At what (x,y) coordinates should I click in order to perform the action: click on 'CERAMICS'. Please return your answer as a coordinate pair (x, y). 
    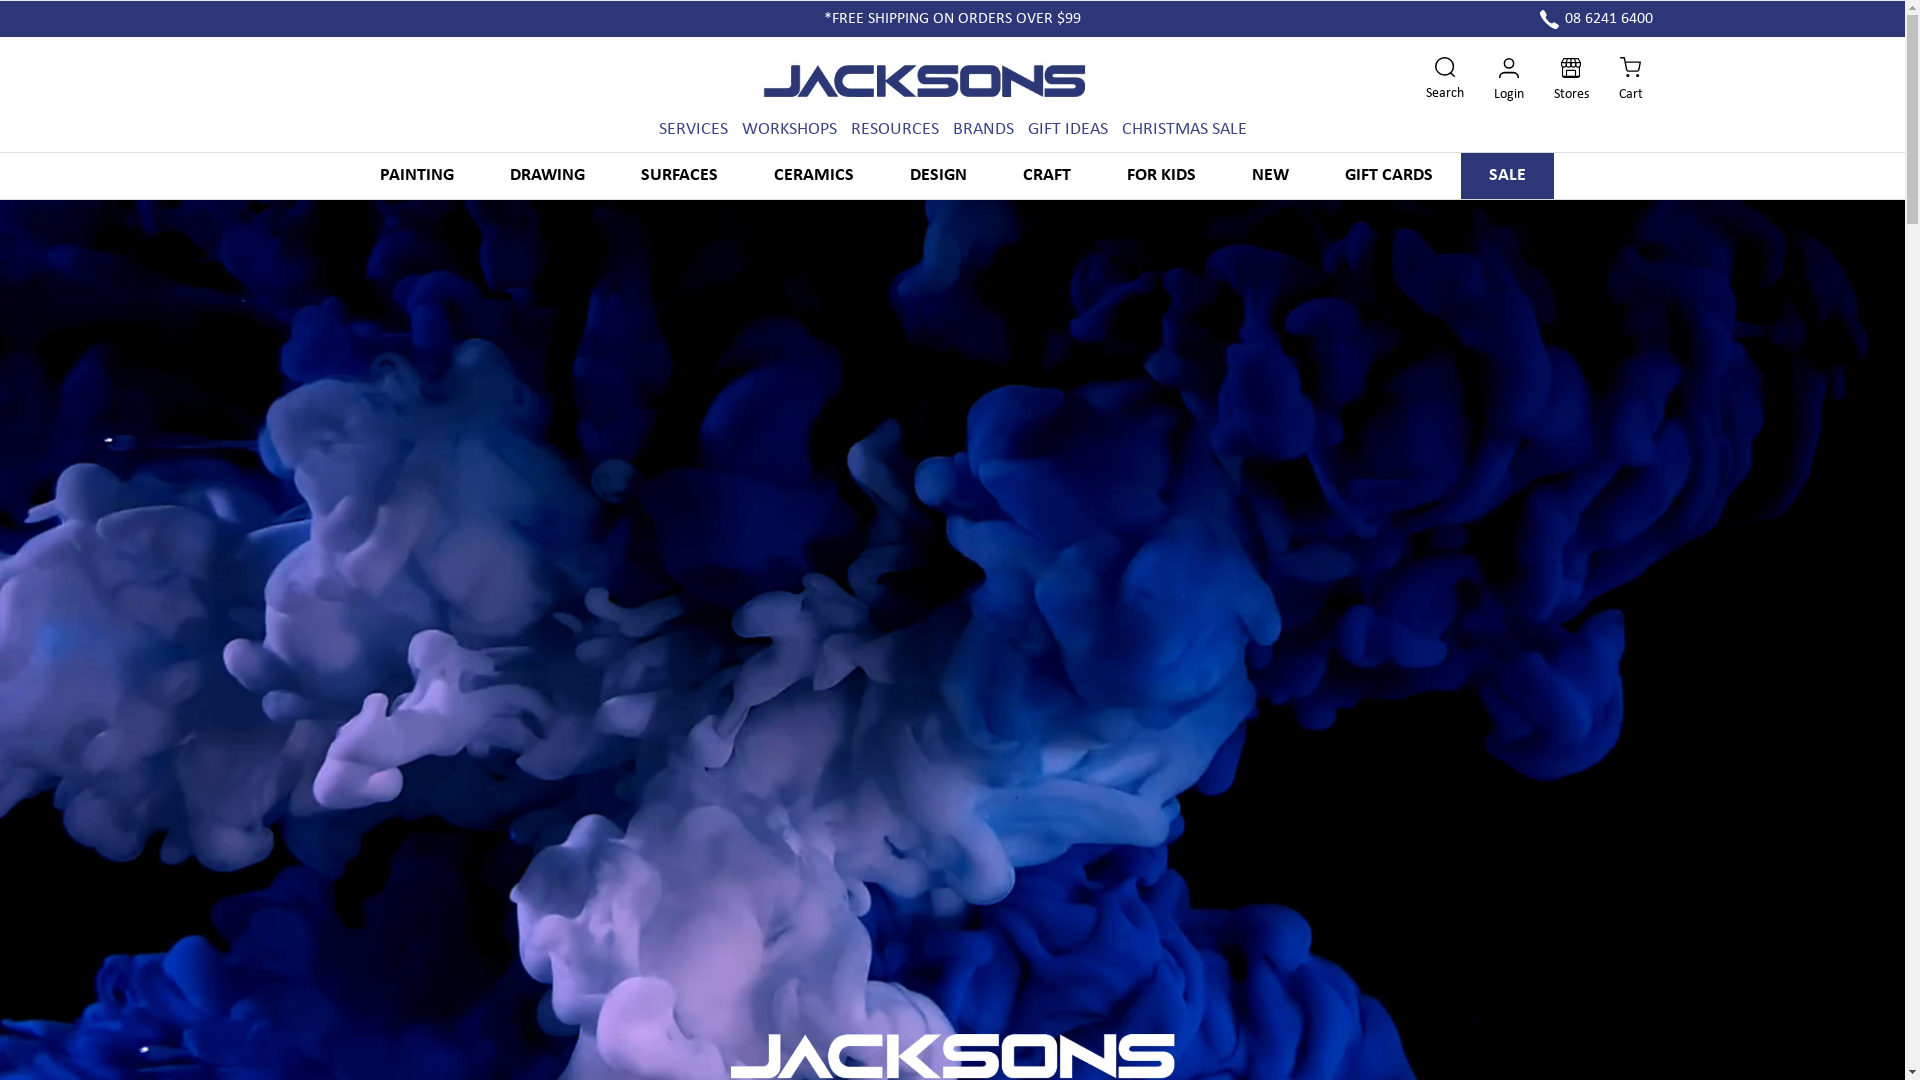
    Looking at the image, I should click on (814, 175).